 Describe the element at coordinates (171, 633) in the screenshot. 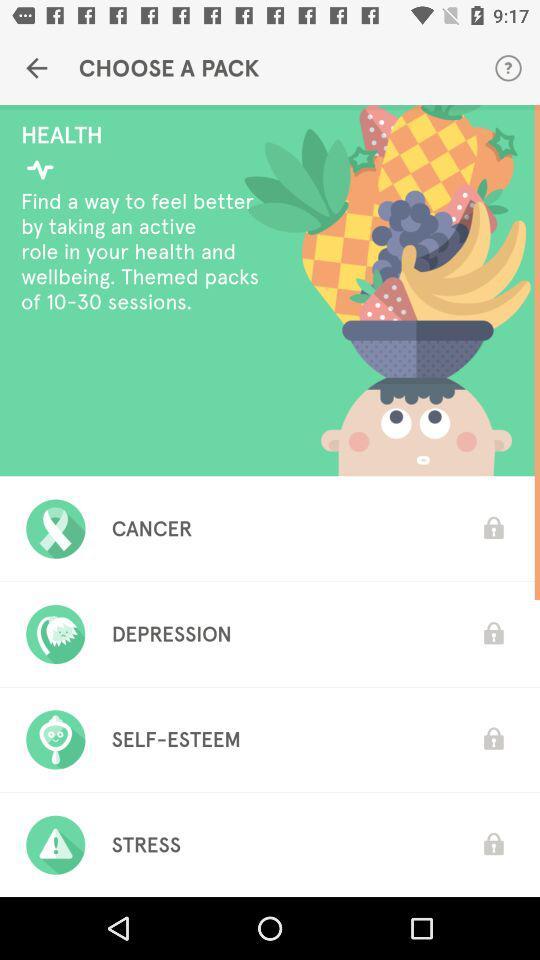

I see `the item above the self-esteem` at that location.